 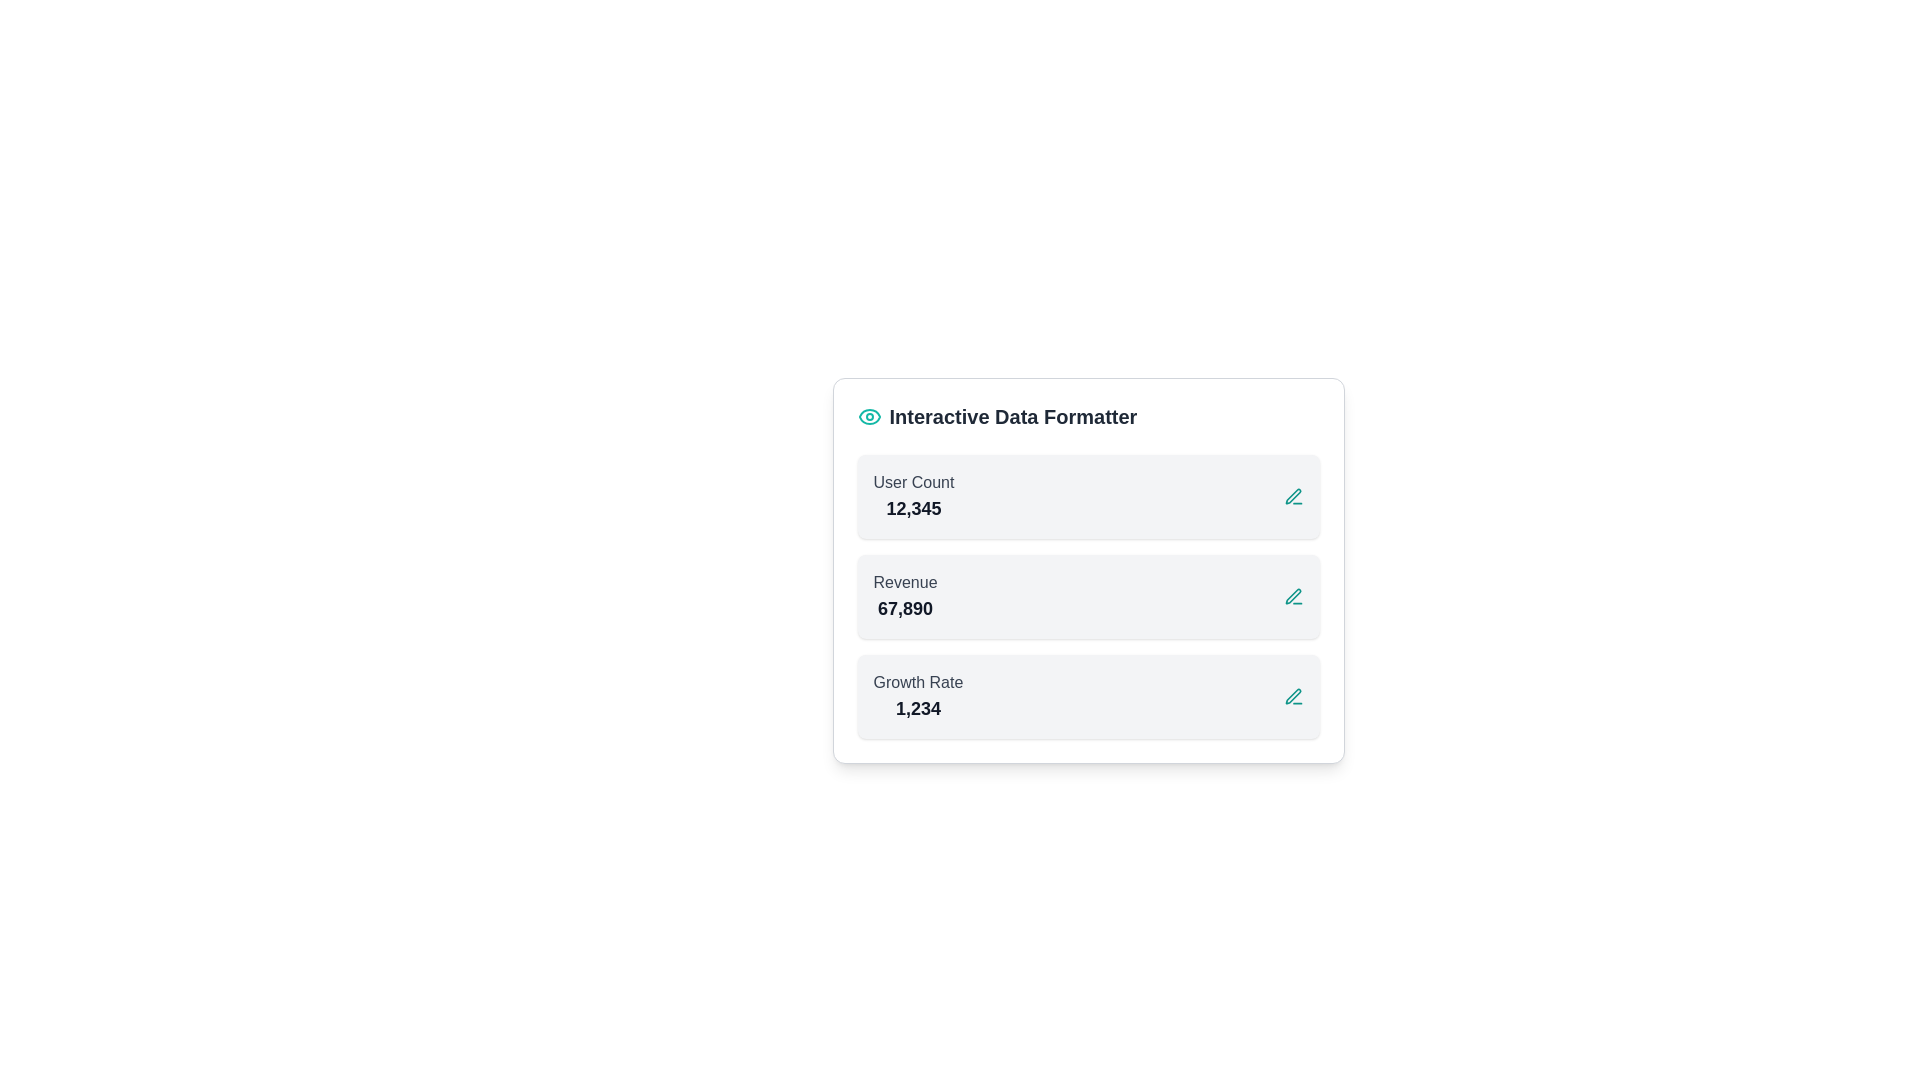 What do you see at coordinates (917, 708) in the screenshot?
I see `the static text displaying '1,234' in bold and large font, located in the 'Growth Rate' section at the bottom of the vertical list` at bounding box center [917, 708].